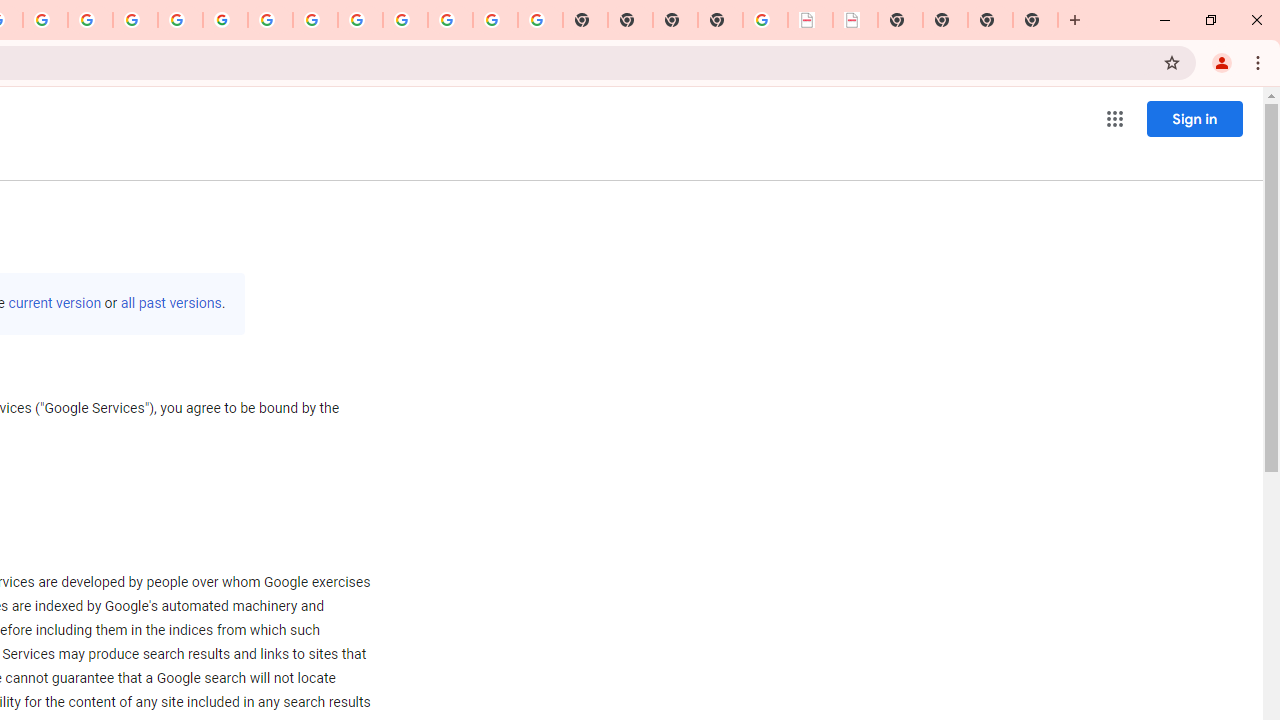  What do you see at coordinates (170, 303) in the screenshot?
I see `'all past versions'` at bounding box center [170, 303].